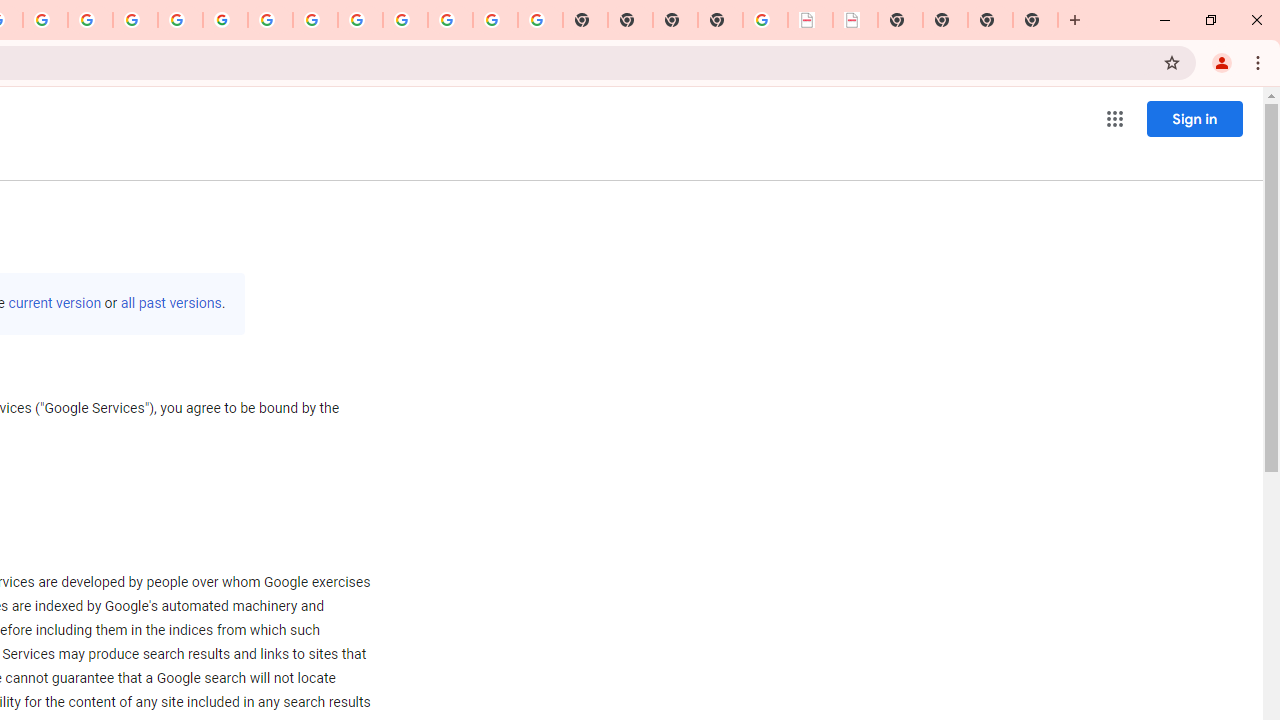  What do you see at coordinates (170, 303) in the screenshot?
I see `'all past versions'` at bounding box center [170, 303].